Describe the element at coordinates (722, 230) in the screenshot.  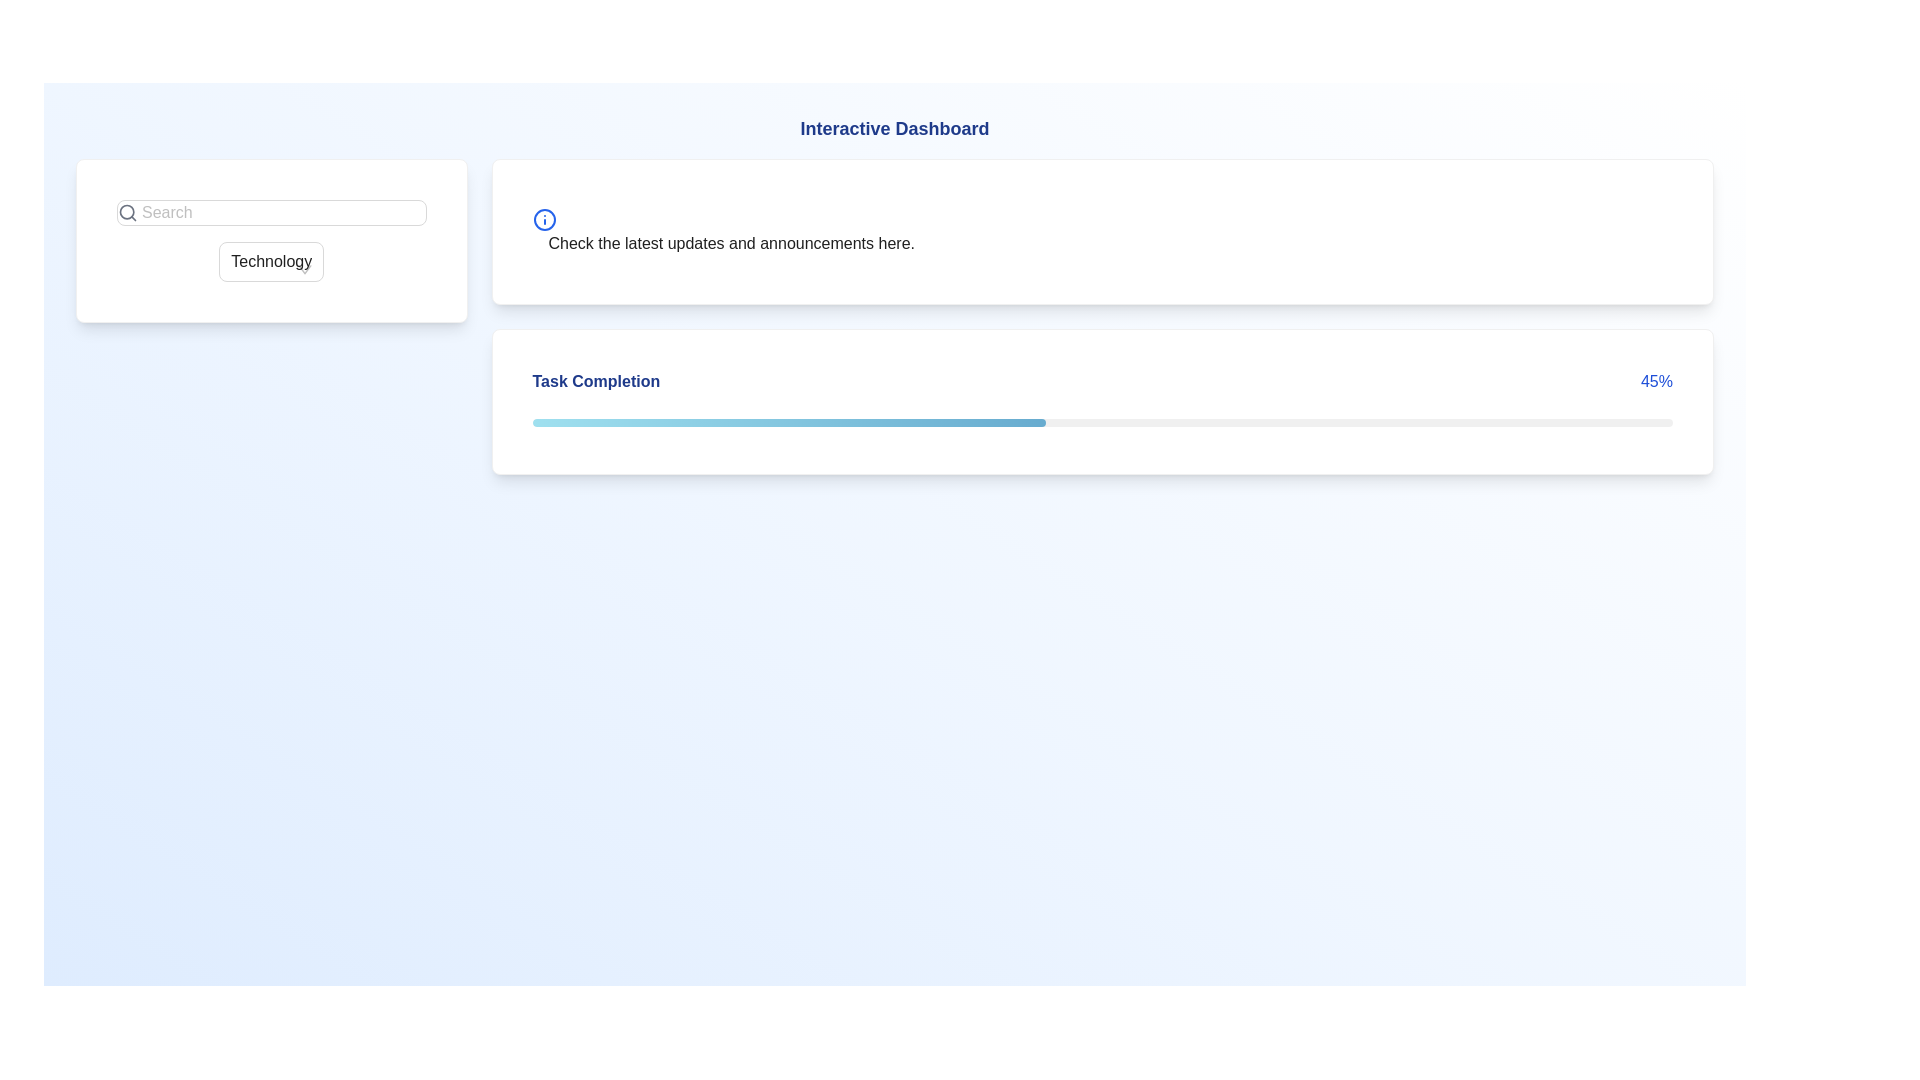
I see `information text displayed in the card body that contains the message 'Check the latest updates and announcements here.'` at that location.